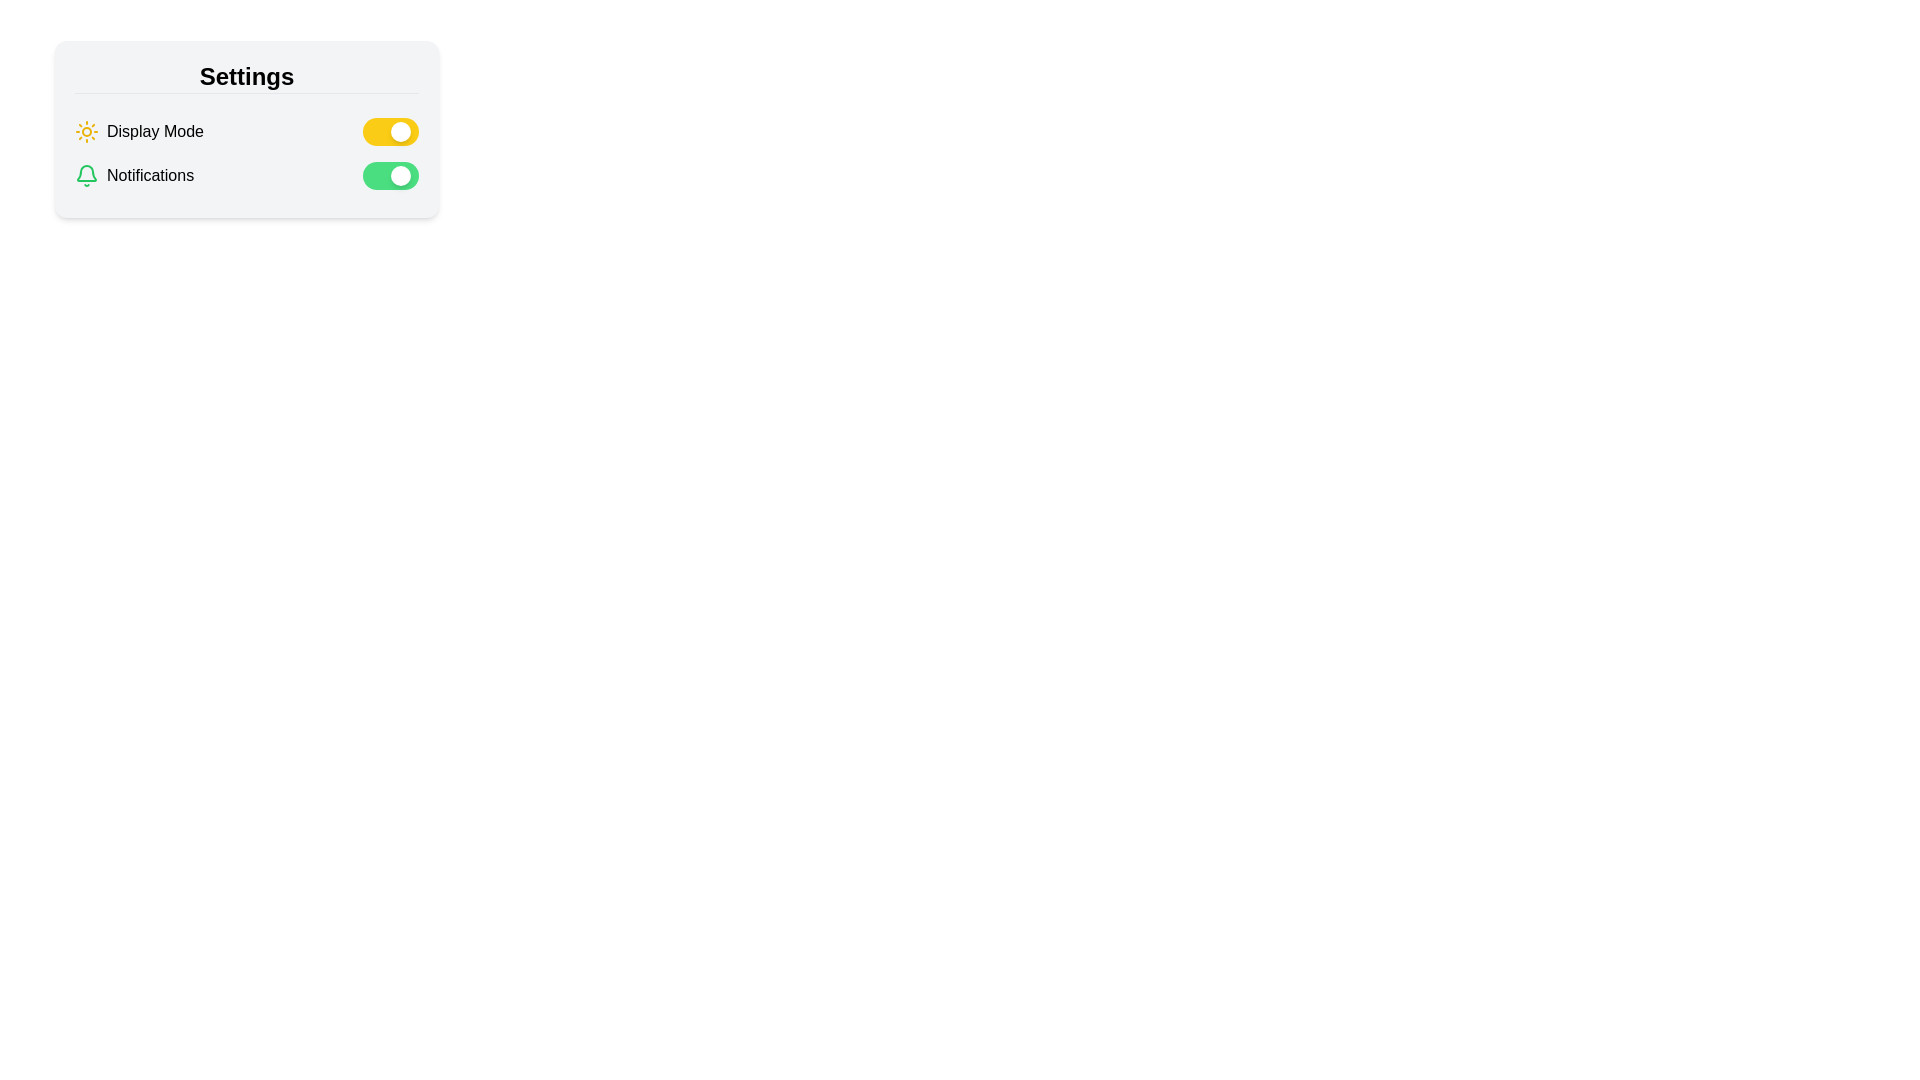 The image size is (1920, 1080). Describe the element at coordinates (400, 175) in the screenshot. I see `the toggle handle, which is a small white circle with a shadow effect located on the right side of the toggle switch for Notifications in the settings interface` at that location.